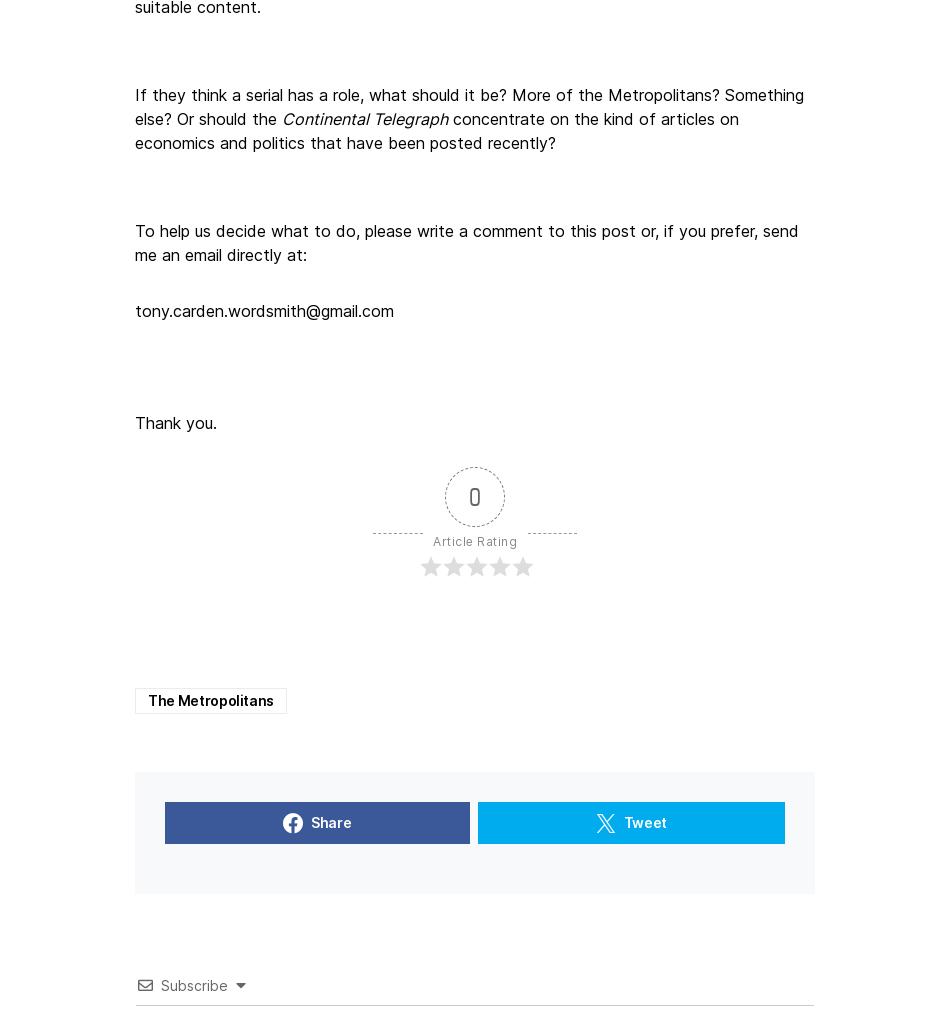 This screenshot has height=1009, width=950. Describe the element at coordinates (176, 420) in the screenshot. I see `'Thank you.'` at that location.